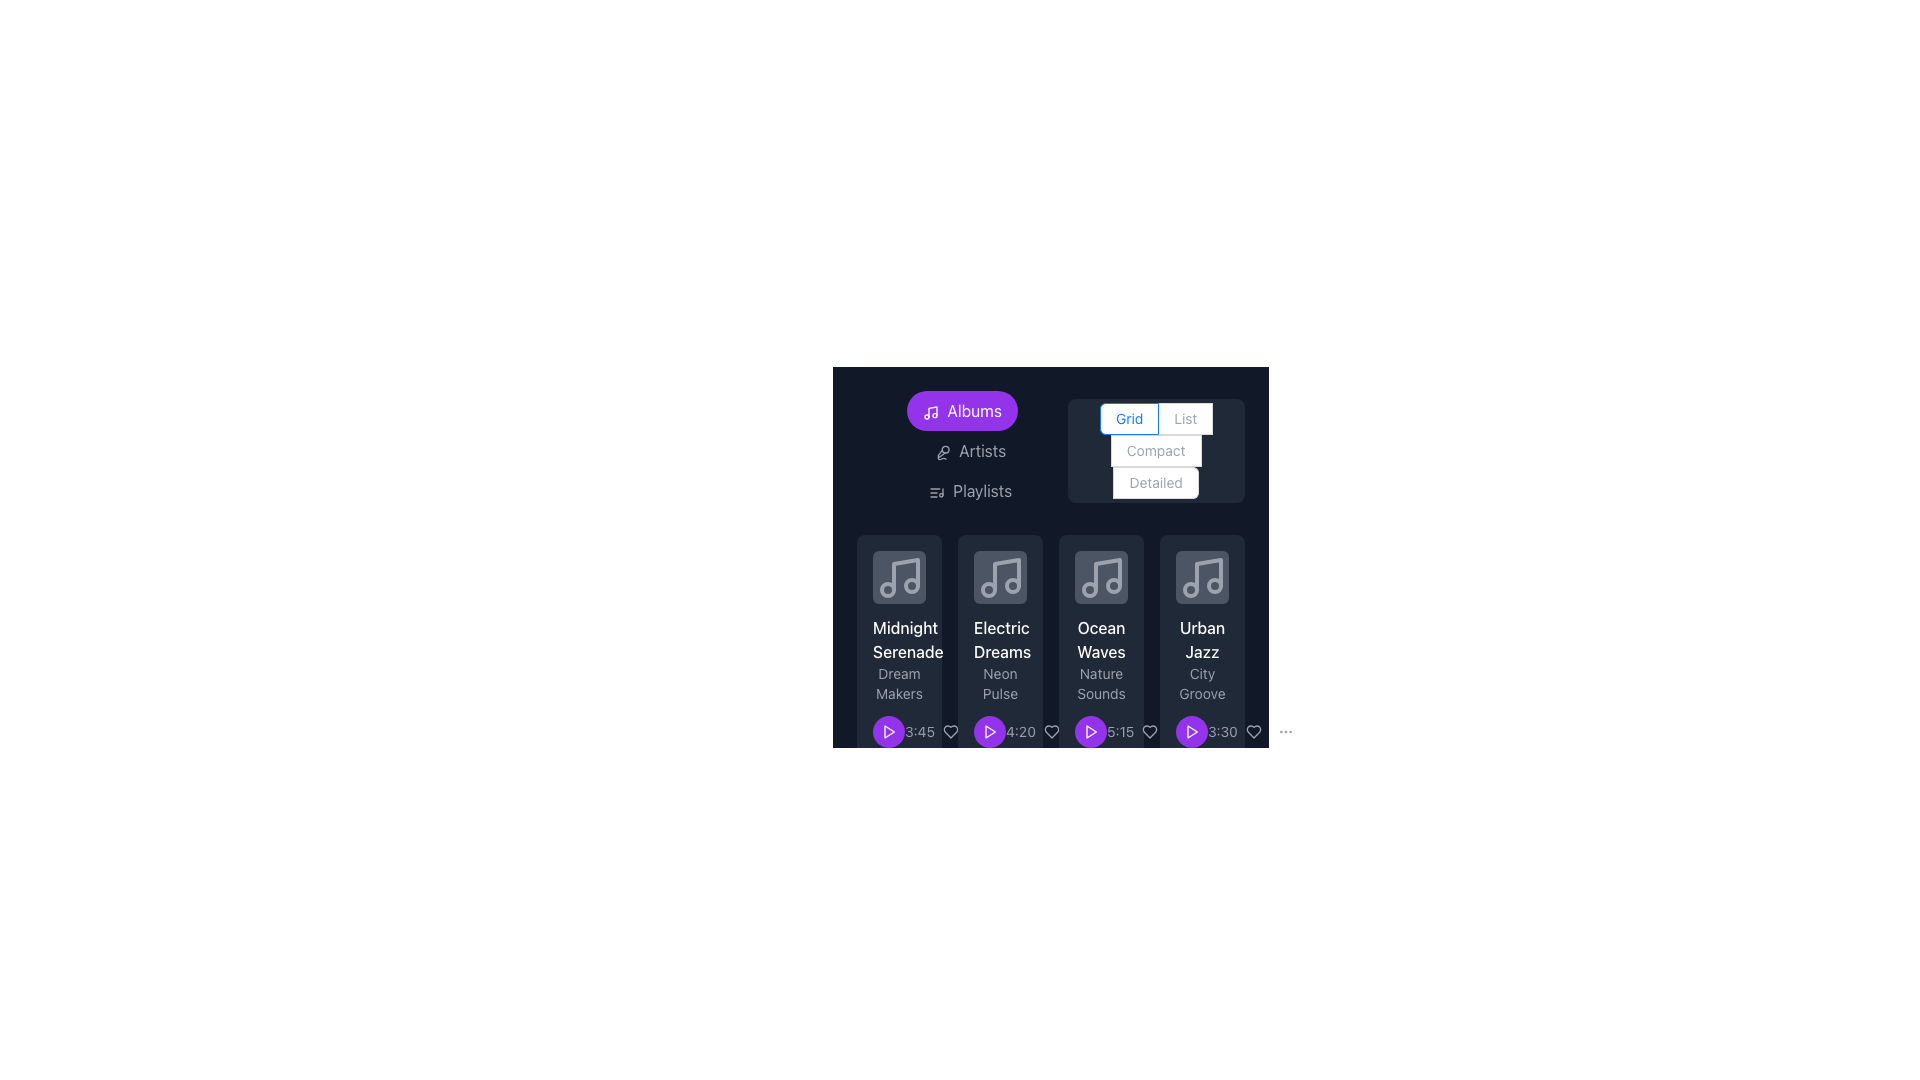 The height and width of the screenshot is (1080, 1920). Describe the element at coordinates (919, 732) in the screenshot. I see `the text label that indicates the song duration, which is positioned to the right of the play button and to the left of the heart-shaped button for the 'Midnight Serenade' album` at that location.